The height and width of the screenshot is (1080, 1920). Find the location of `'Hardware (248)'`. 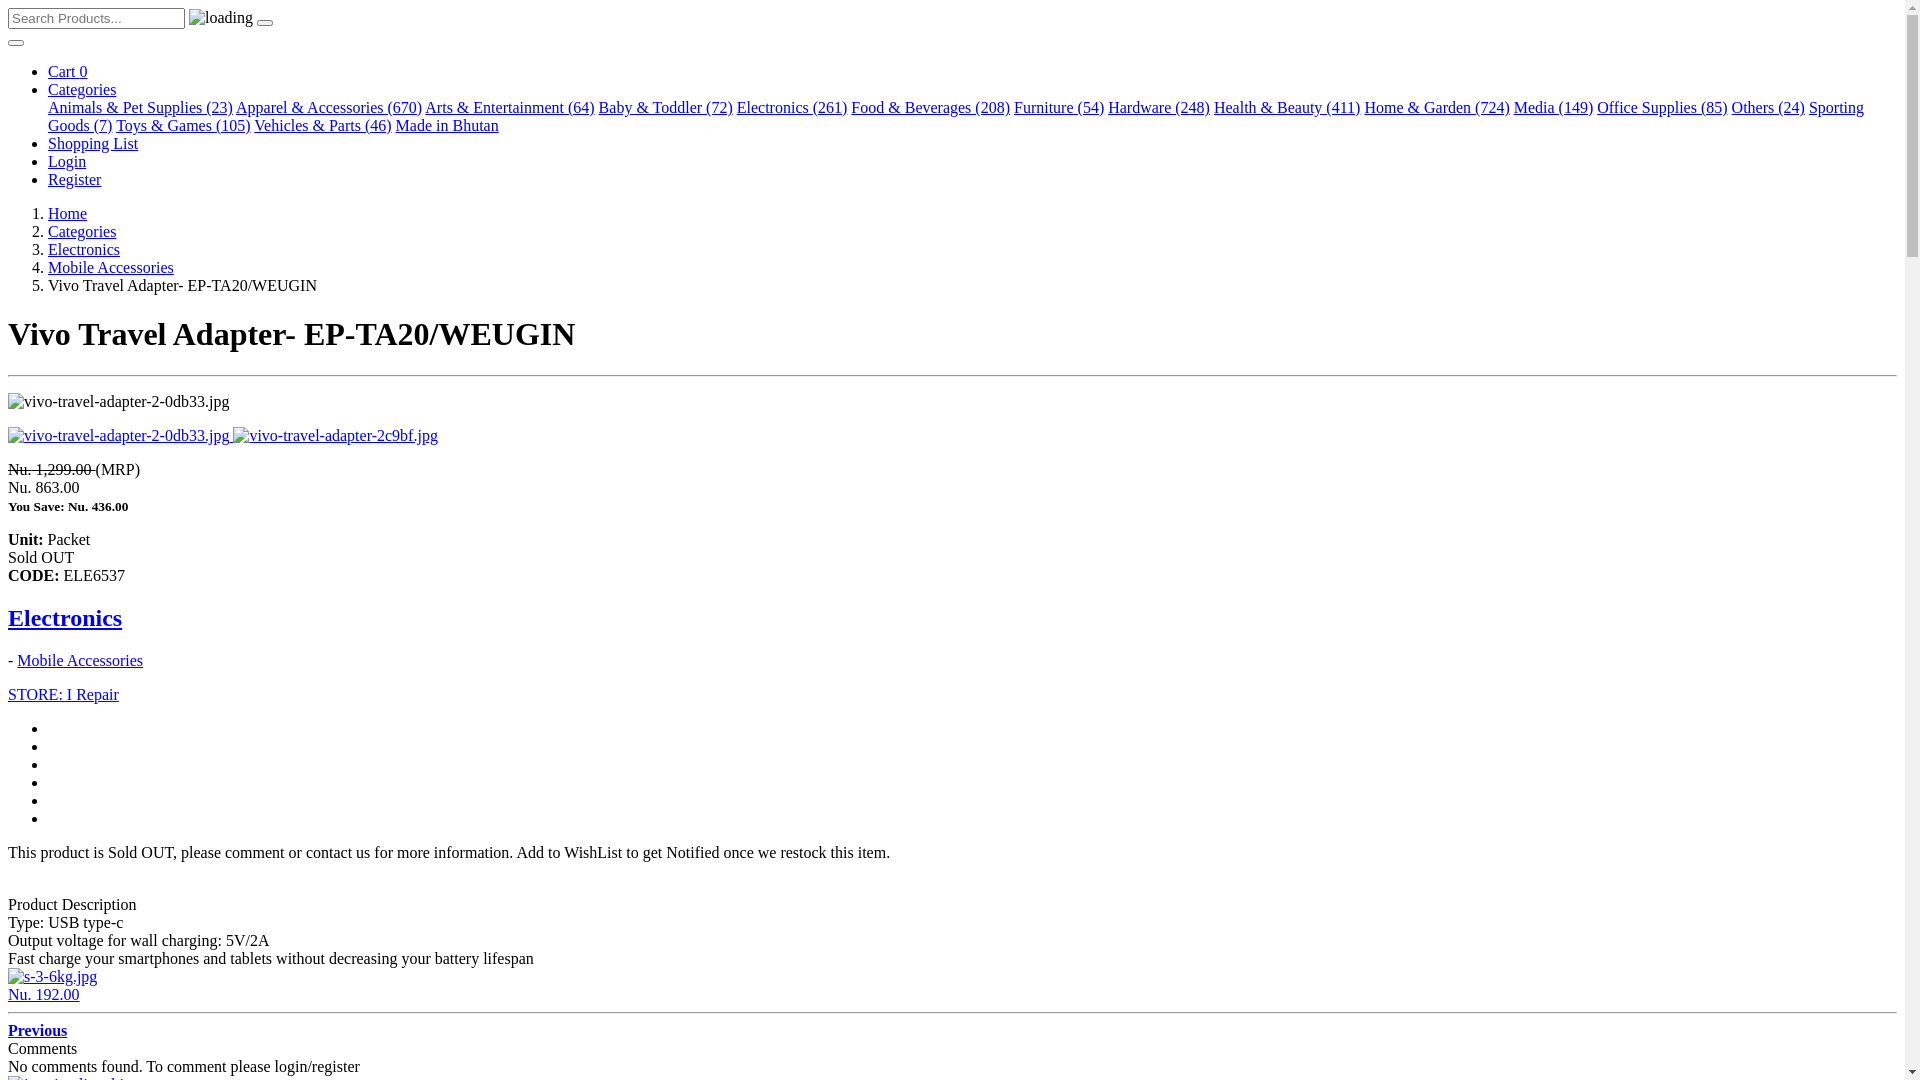

'Hardware (248)' is located at coordinates (1158, 107).